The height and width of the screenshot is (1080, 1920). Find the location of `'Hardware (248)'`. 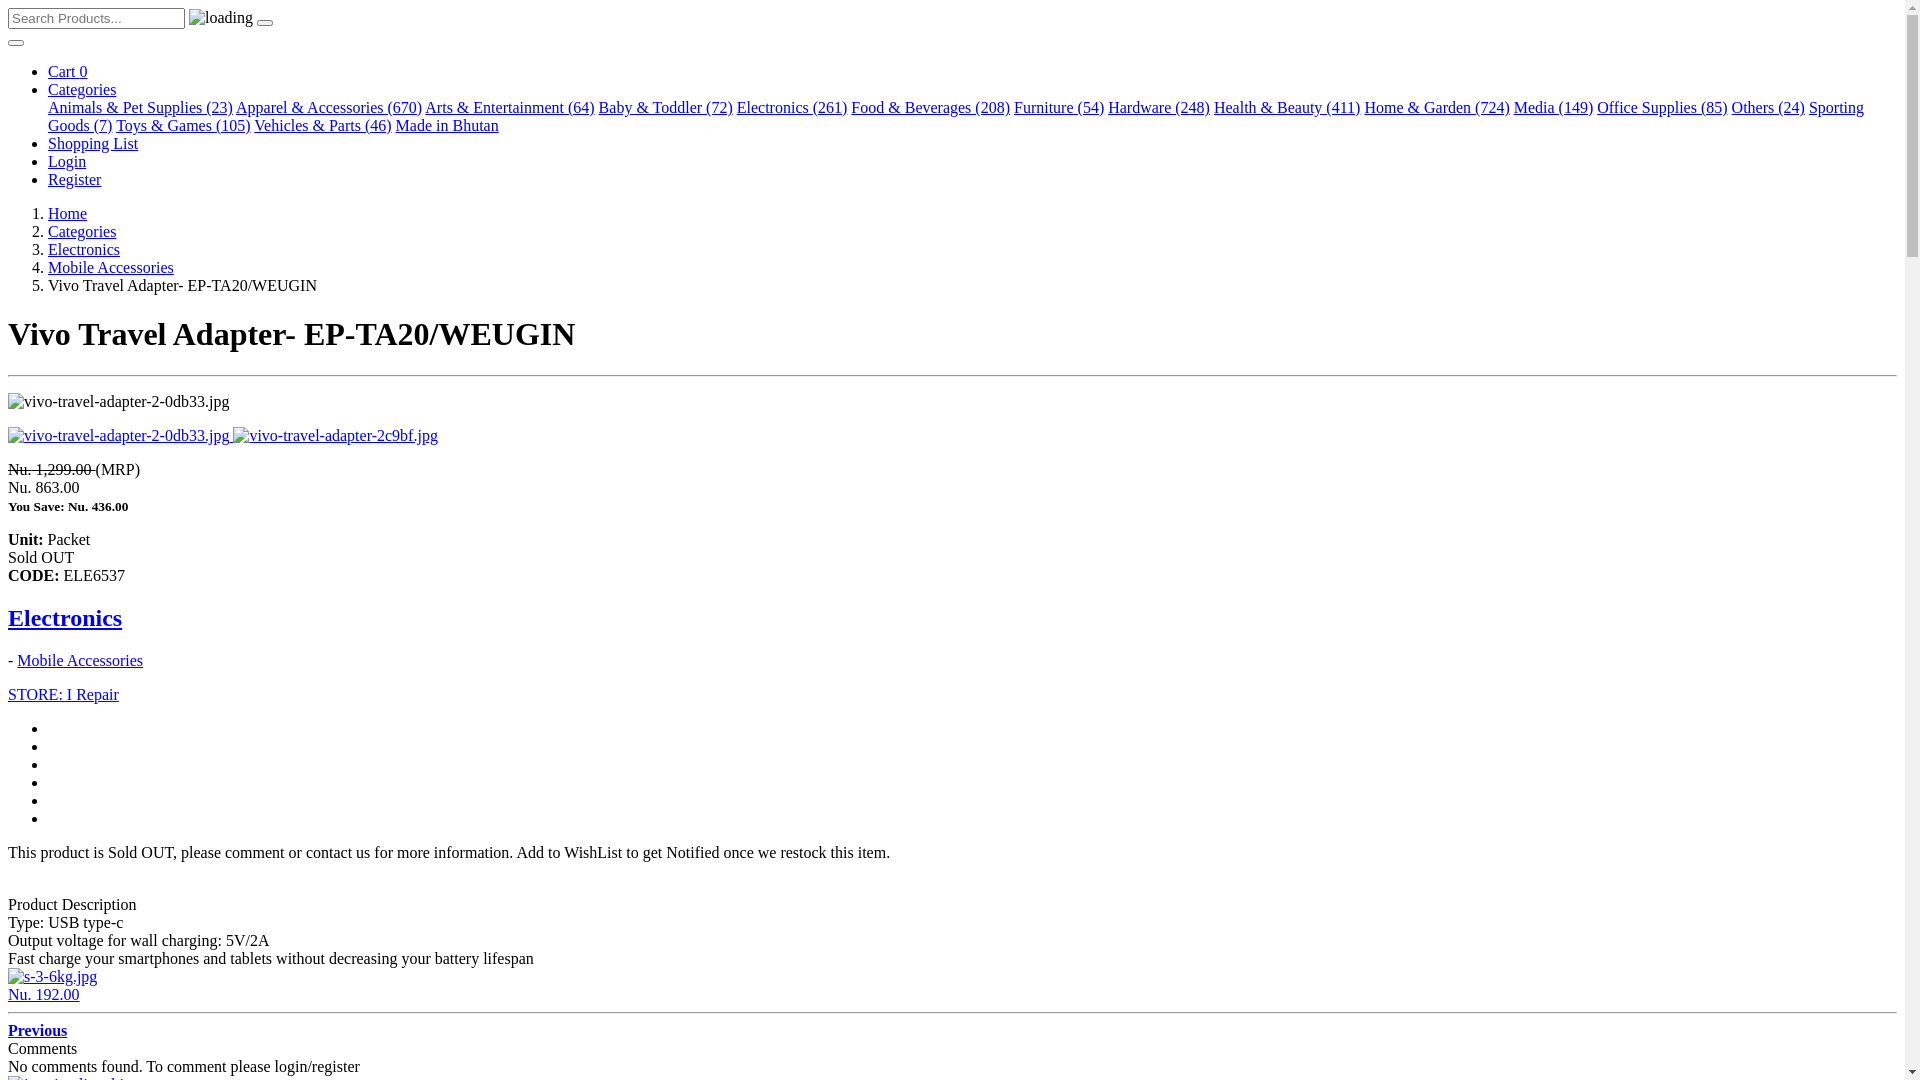

'Hardware (248)' is located at coordinates (1158, 107).